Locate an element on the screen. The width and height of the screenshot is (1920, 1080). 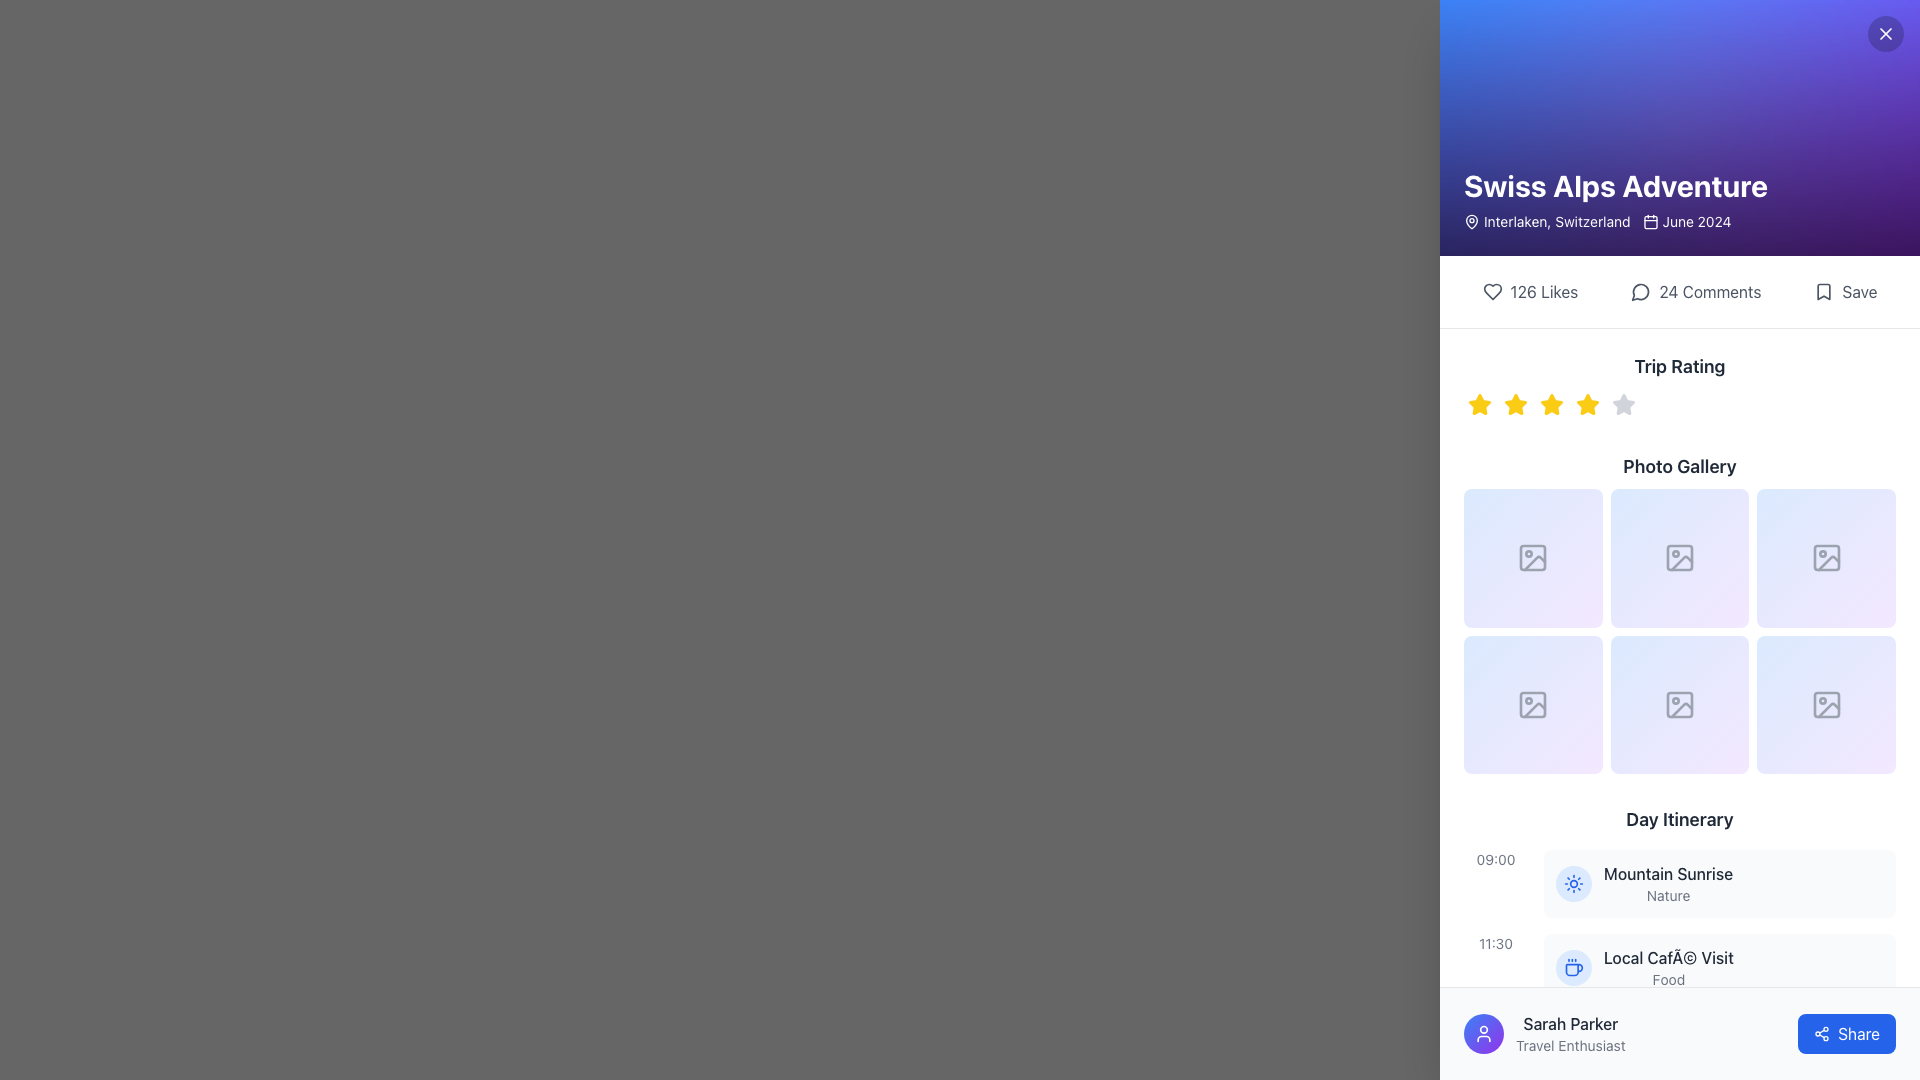
the user profile information element located is located at coordinates (1543, 1033).